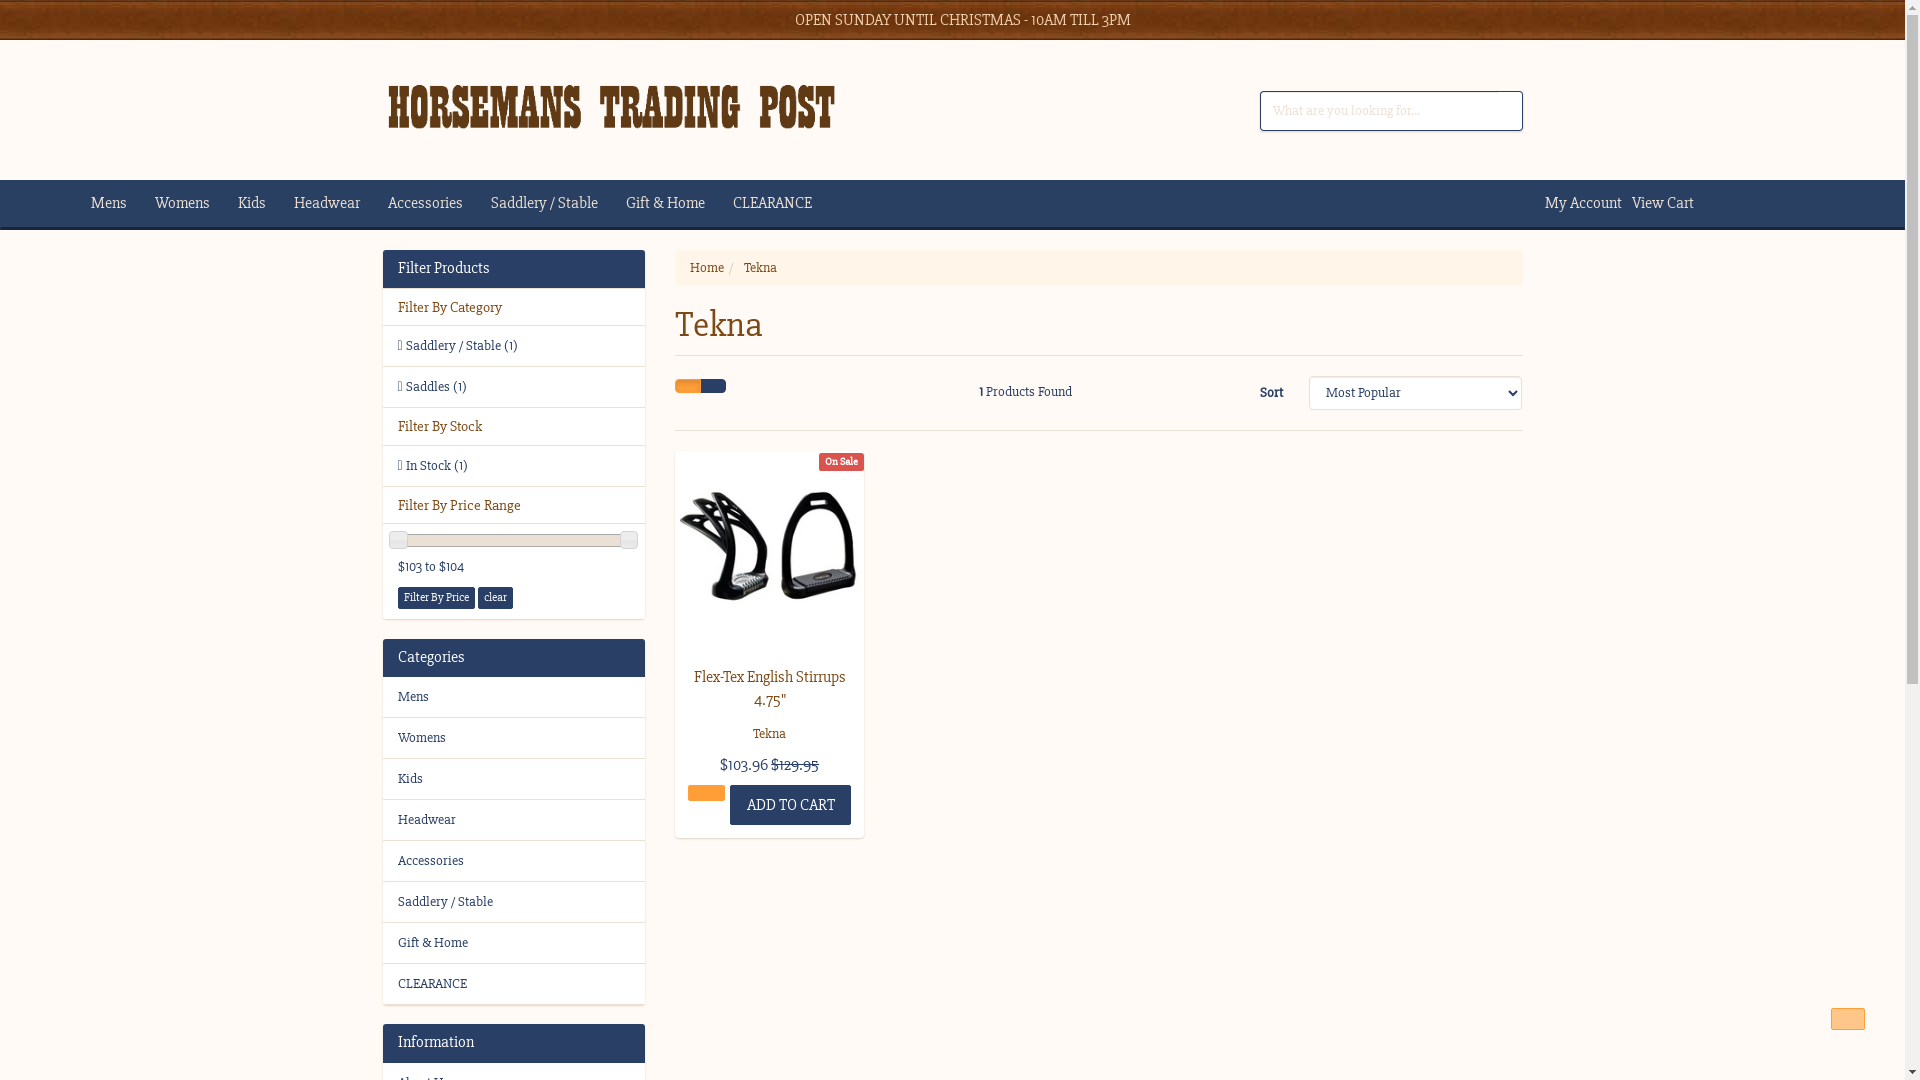  What do you see at coordinates (513, 737) in the screenshot?
I see `'Womens'` at bounding box center [513, 737].